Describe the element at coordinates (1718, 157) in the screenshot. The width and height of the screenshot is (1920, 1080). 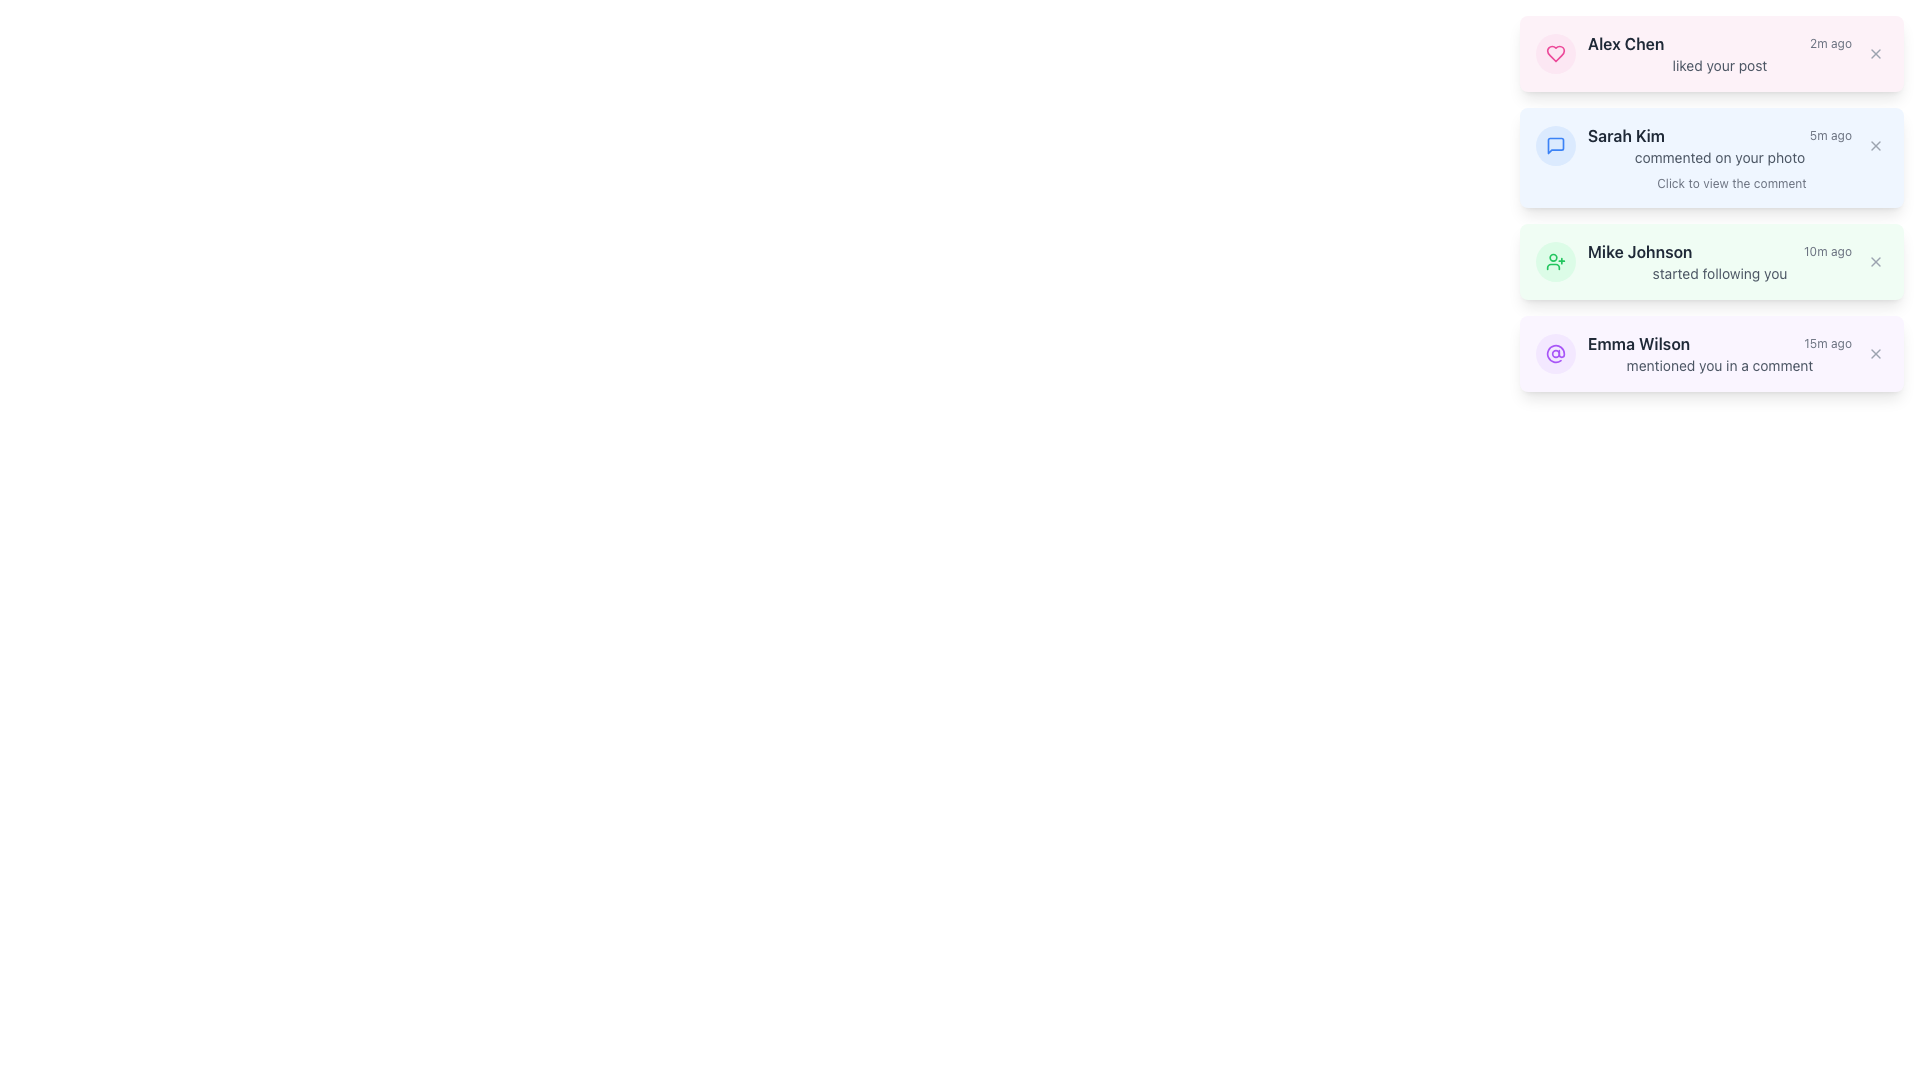
I see `the text label that says 'commented on your photo', which is styled in a smaller font and light gray color, located within the notification card for 'Sarah Kim'` at that location.